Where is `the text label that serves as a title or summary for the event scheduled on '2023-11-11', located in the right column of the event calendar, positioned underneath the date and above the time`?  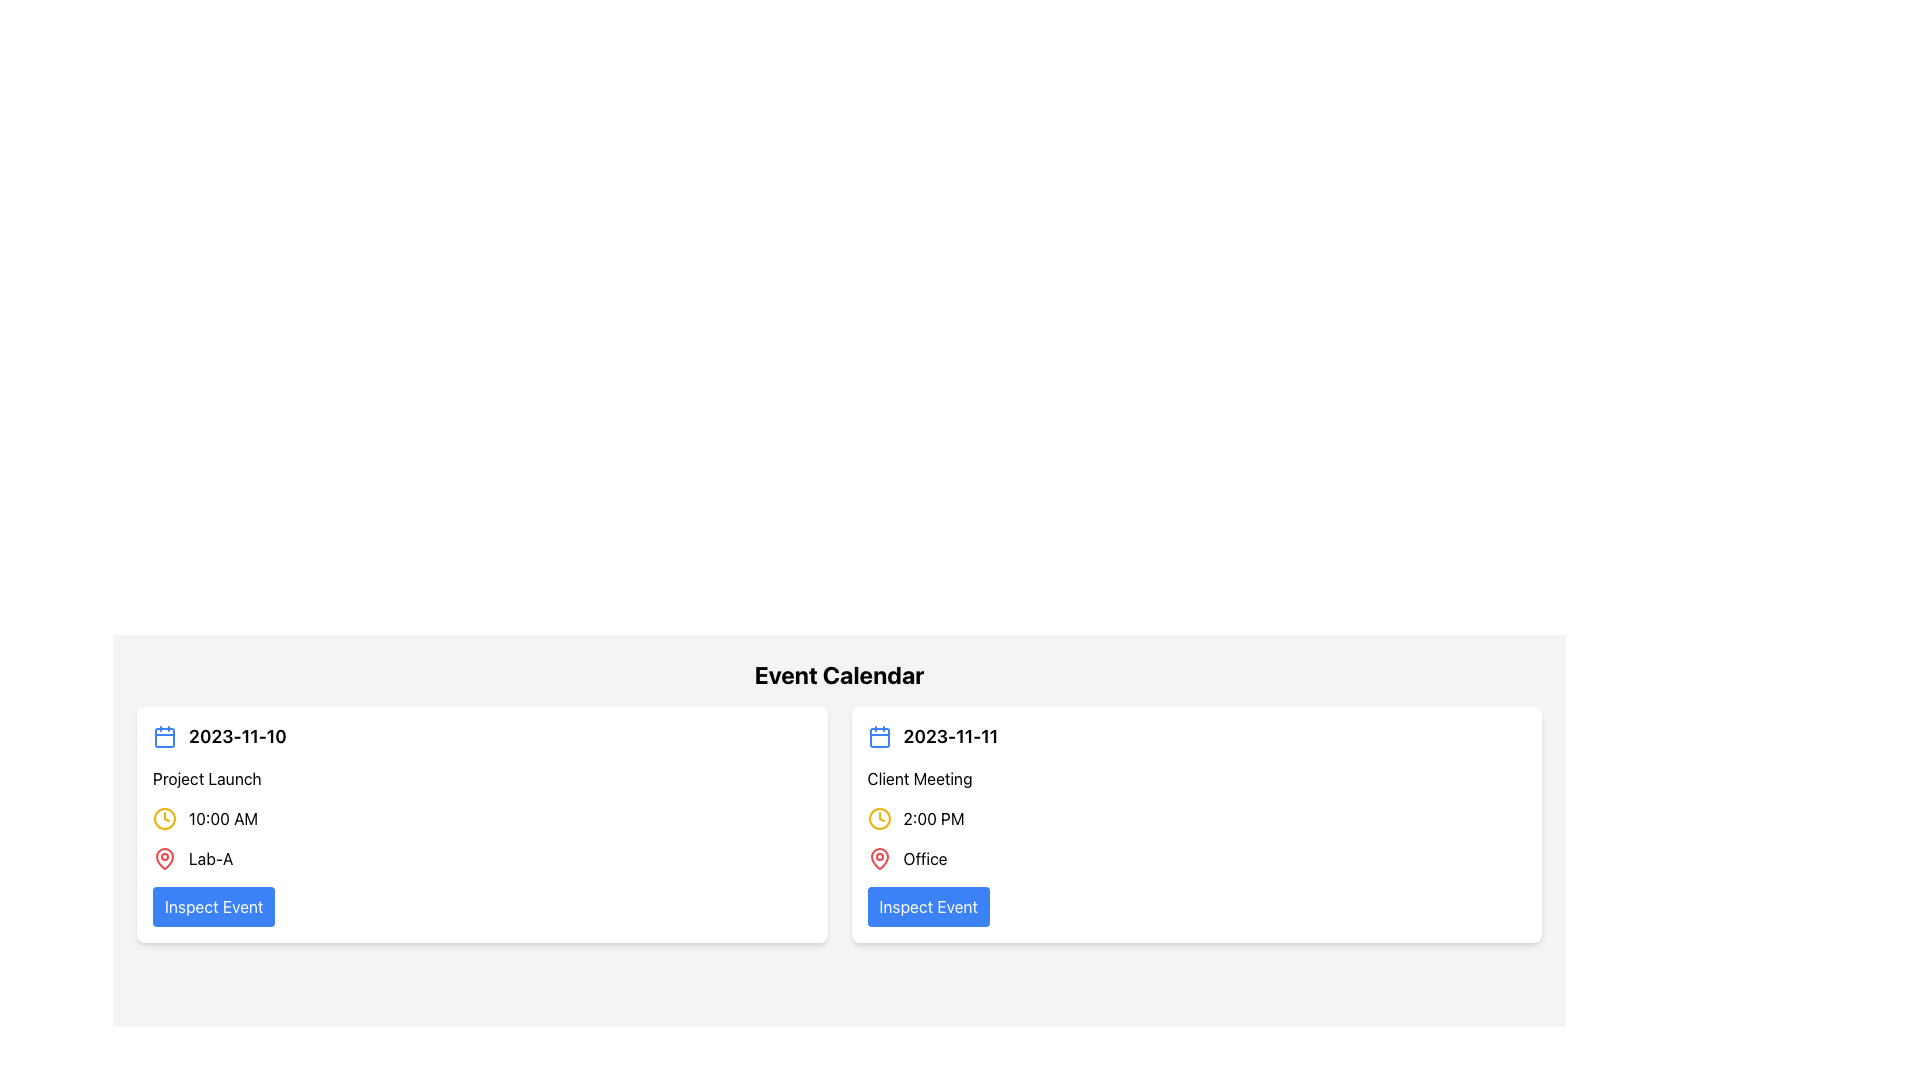
the text label that serves as a title or summary for the event scheduled on '2023-11-11', located in the right column of the event calendar, positioned underneath the date and above the time is located at coordinates (919, 778).